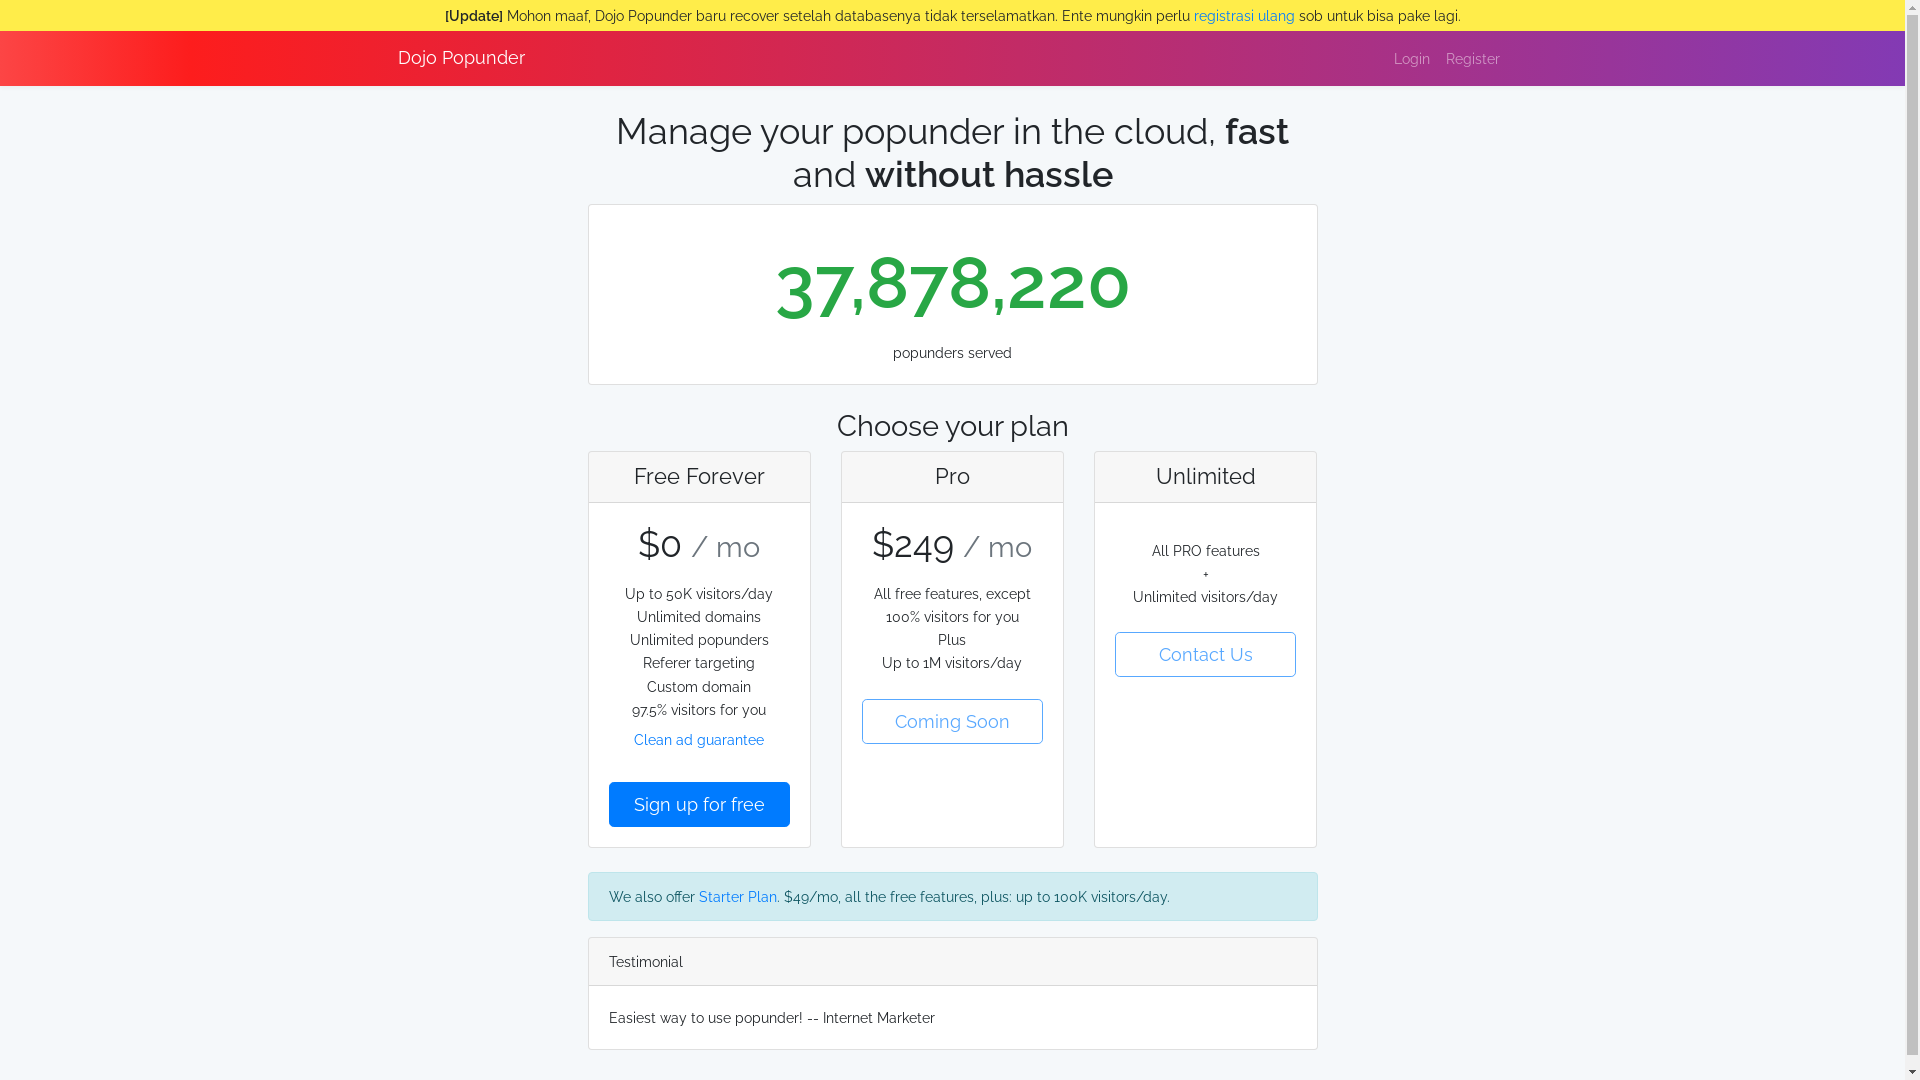  What do you see at coordinates (460, 57) in the screenshot?
I see `'Dojo Popunder'` at bounding box center [460, 57].